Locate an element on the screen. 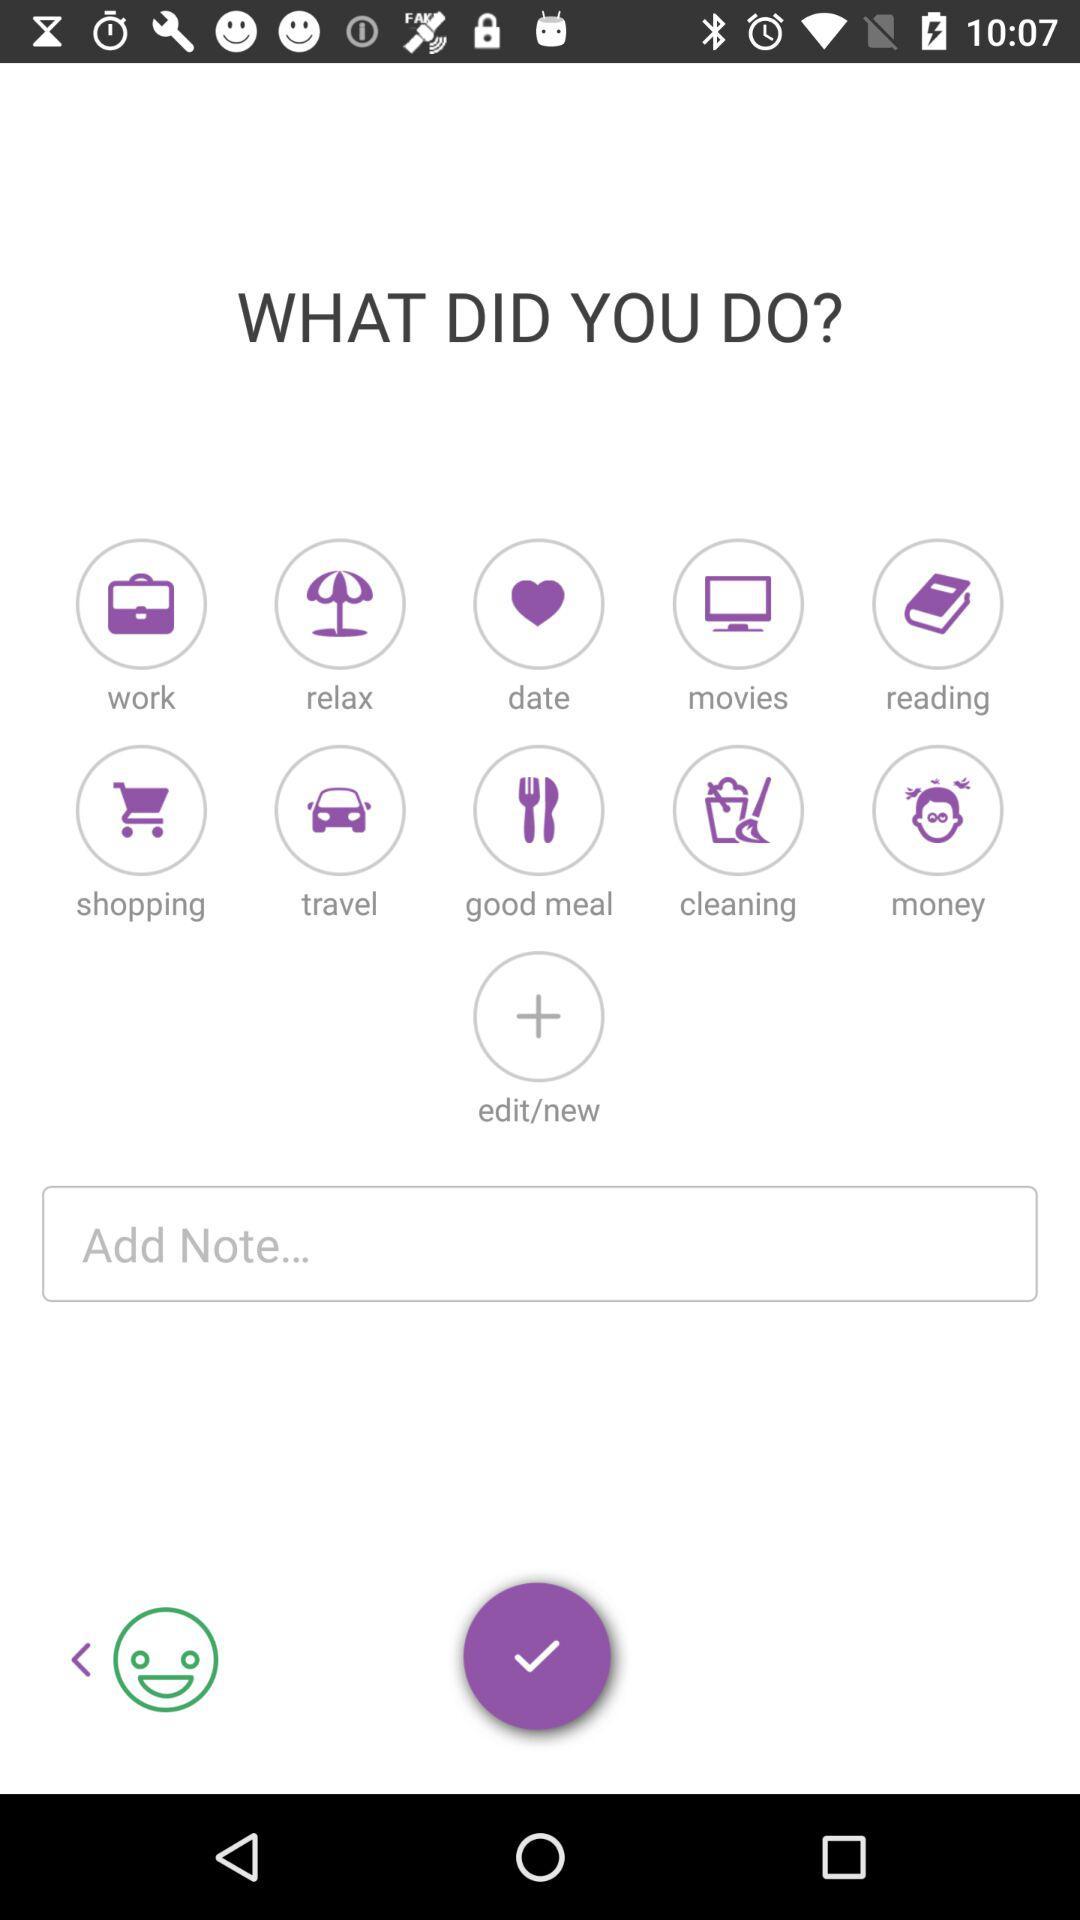 Image resolution: width=1080 pixels, height=1920 pixels. money is located at coordinates (937, 810).